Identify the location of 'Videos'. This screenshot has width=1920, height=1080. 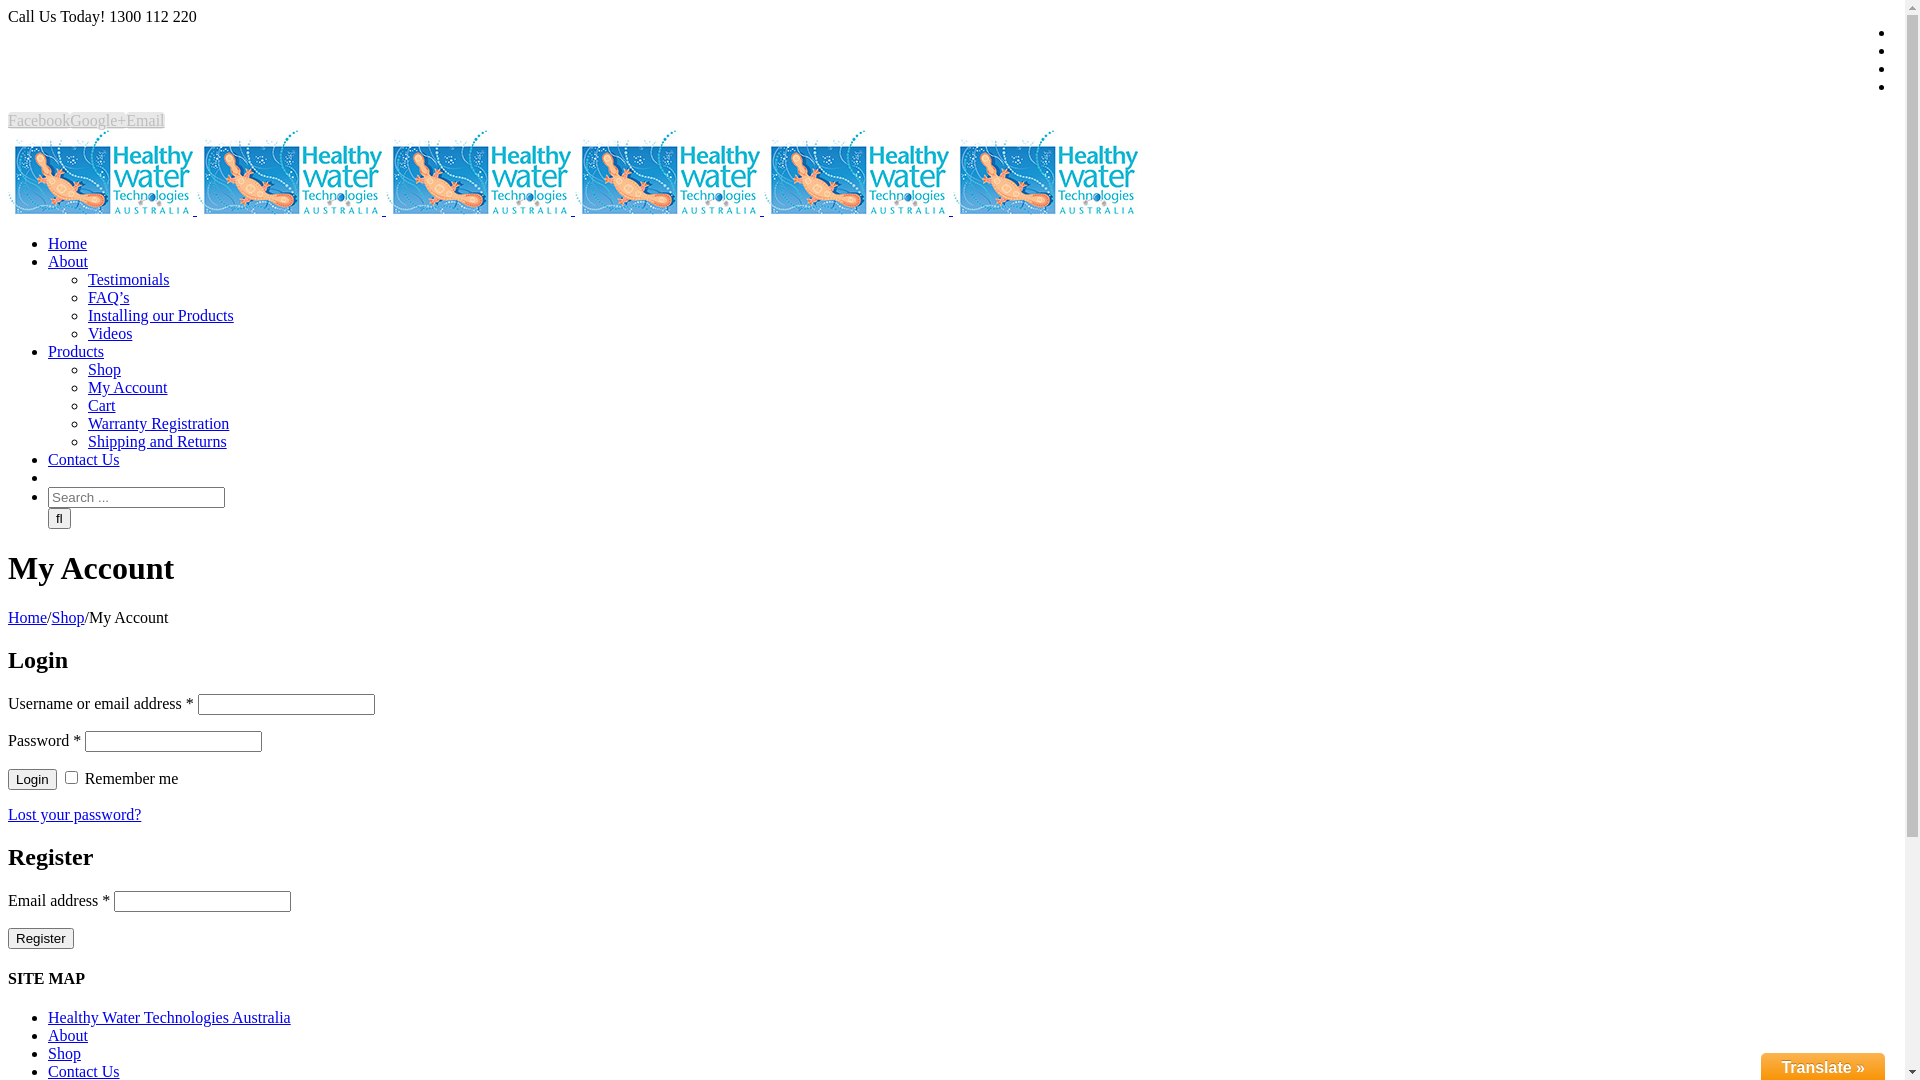
(109, 332).